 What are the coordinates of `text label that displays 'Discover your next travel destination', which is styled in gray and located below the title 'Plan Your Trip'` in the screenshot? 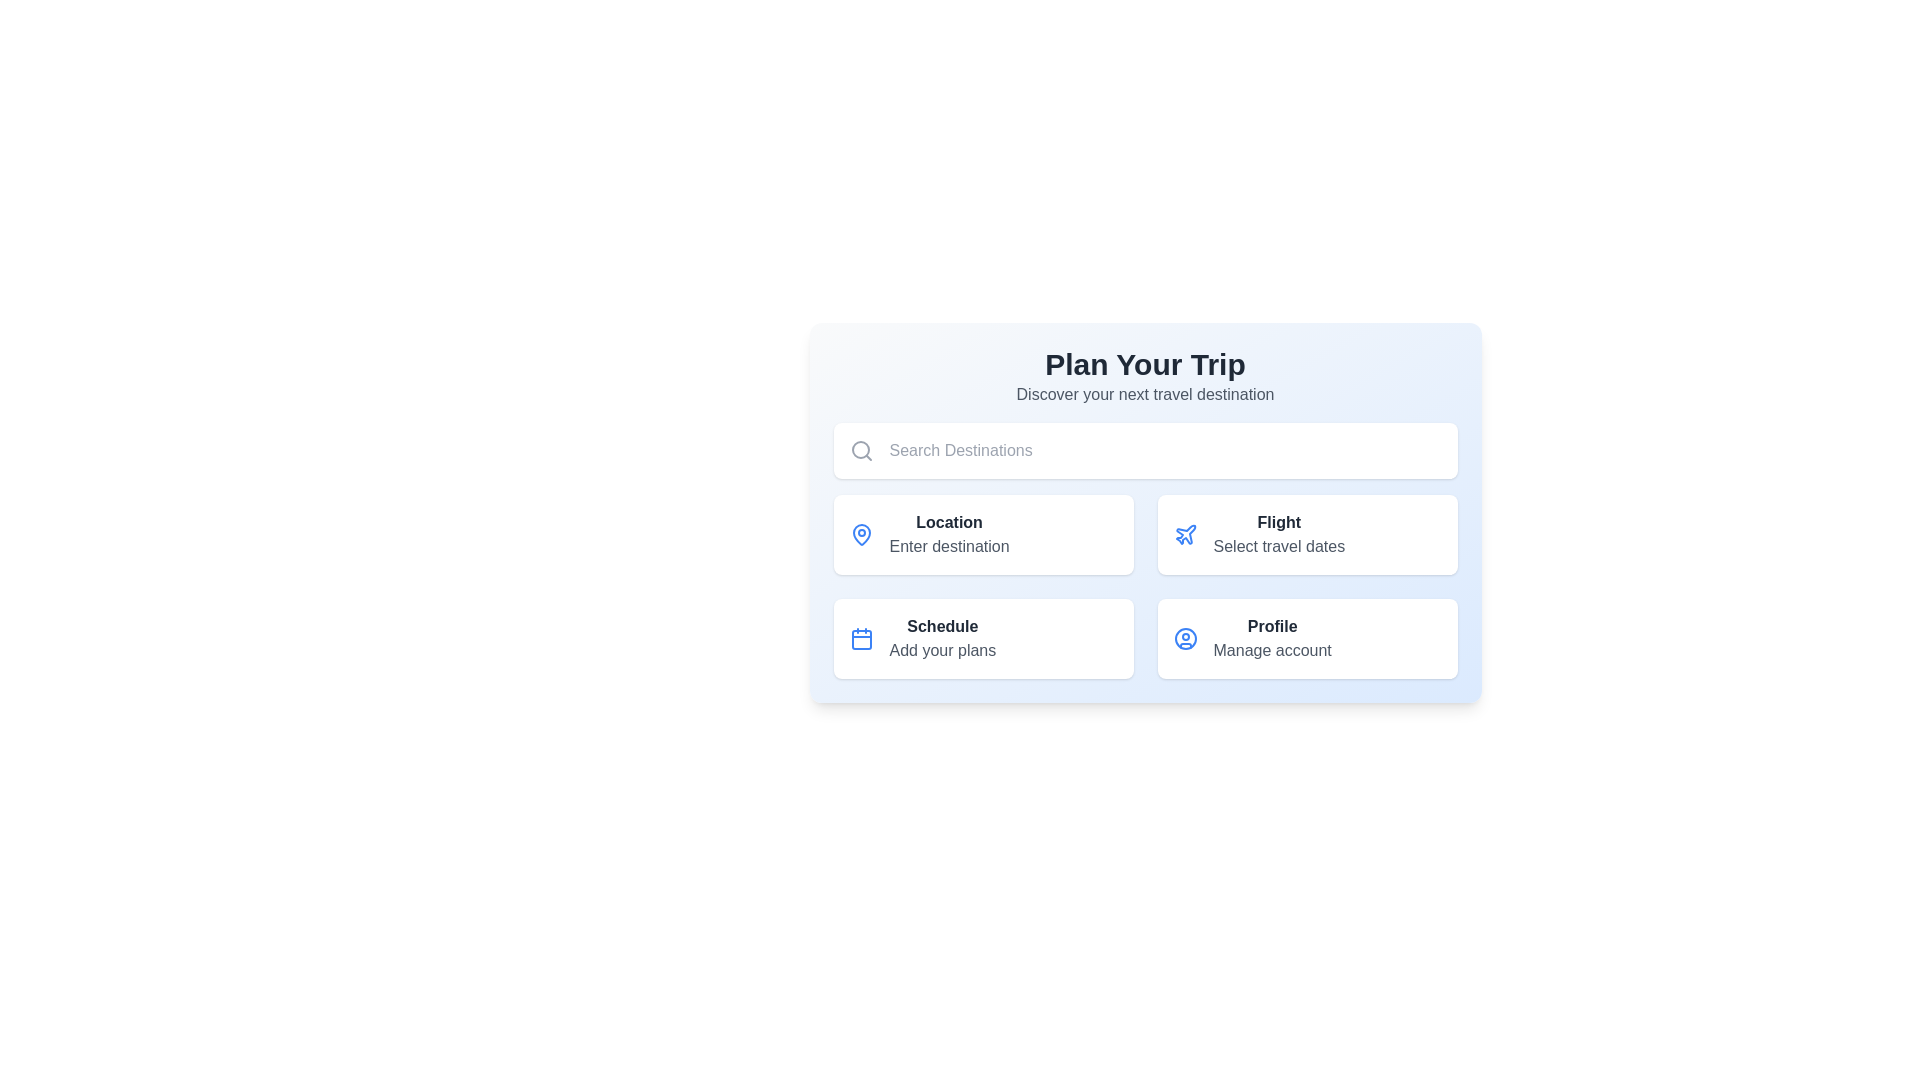 It's located at (1145, 394).